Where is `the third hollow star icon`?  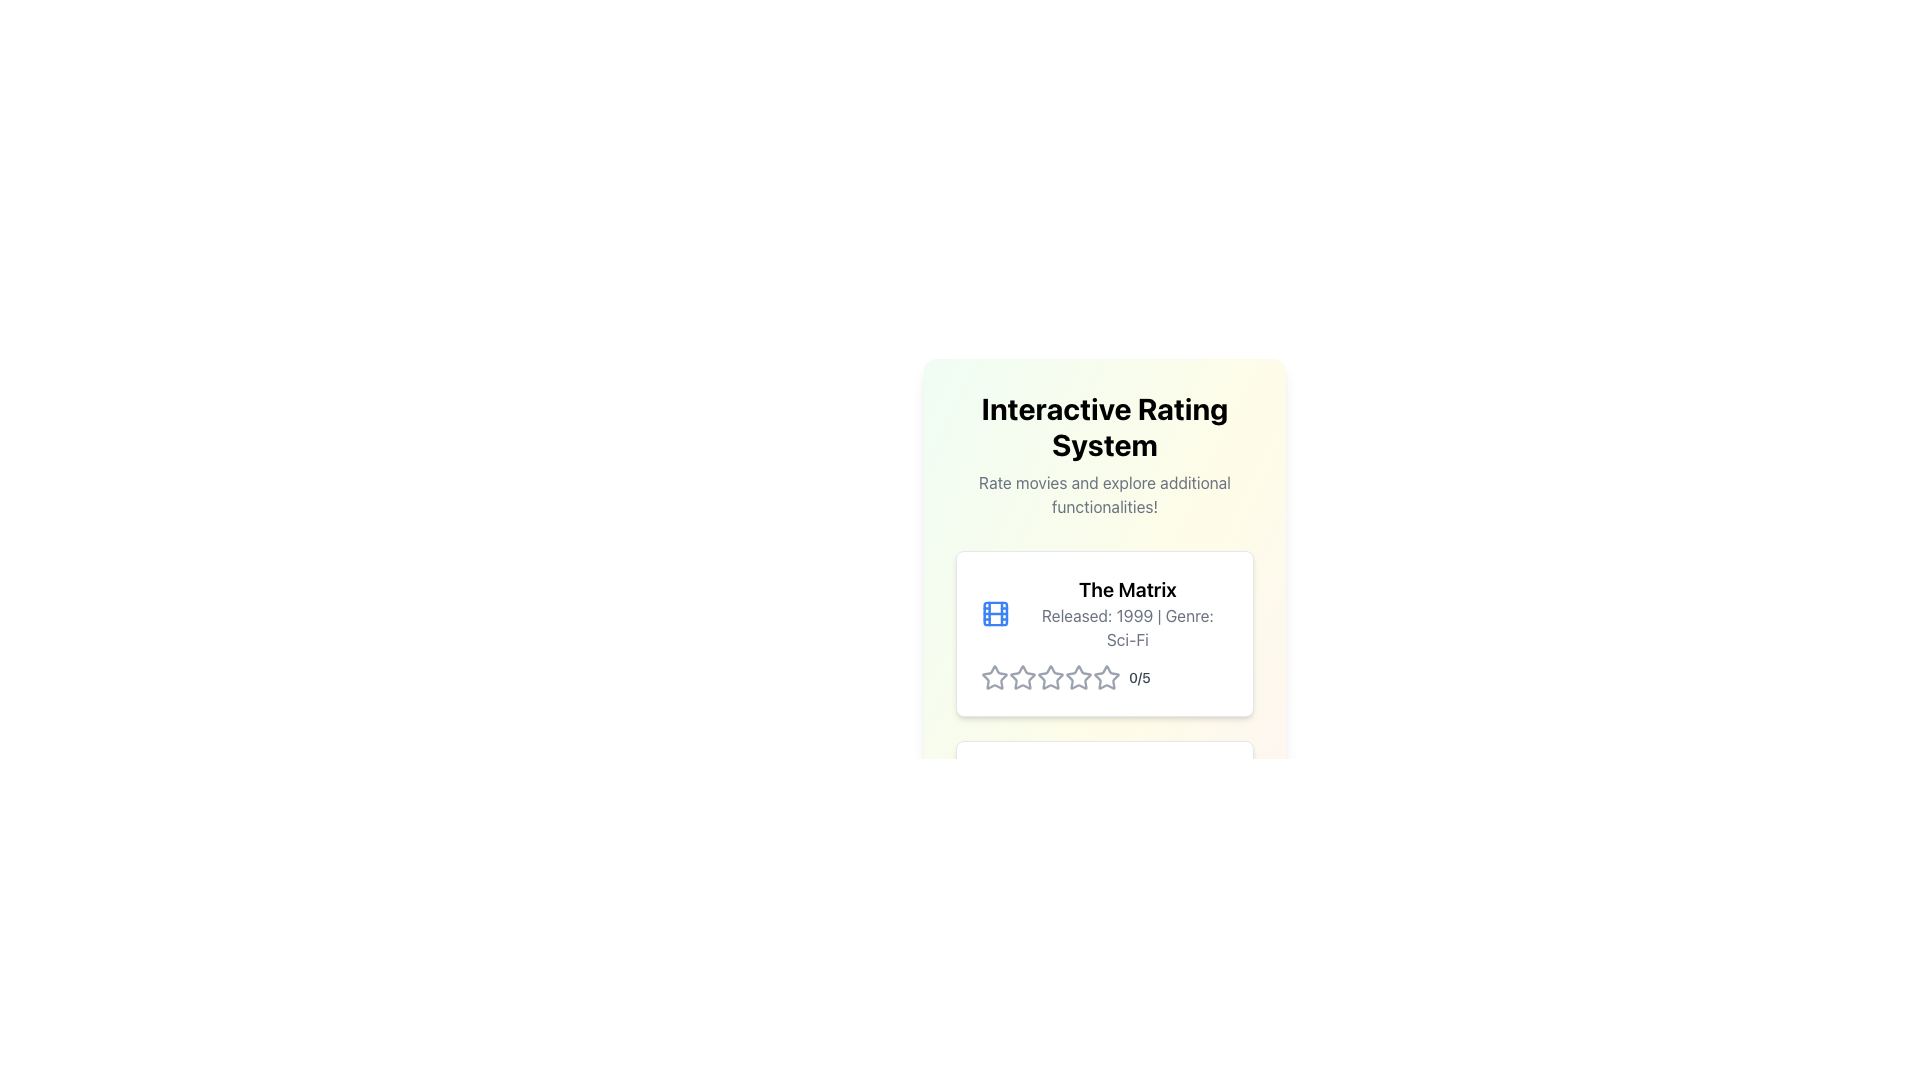 the third hollow star icon is located at coordinates (1050, 677).